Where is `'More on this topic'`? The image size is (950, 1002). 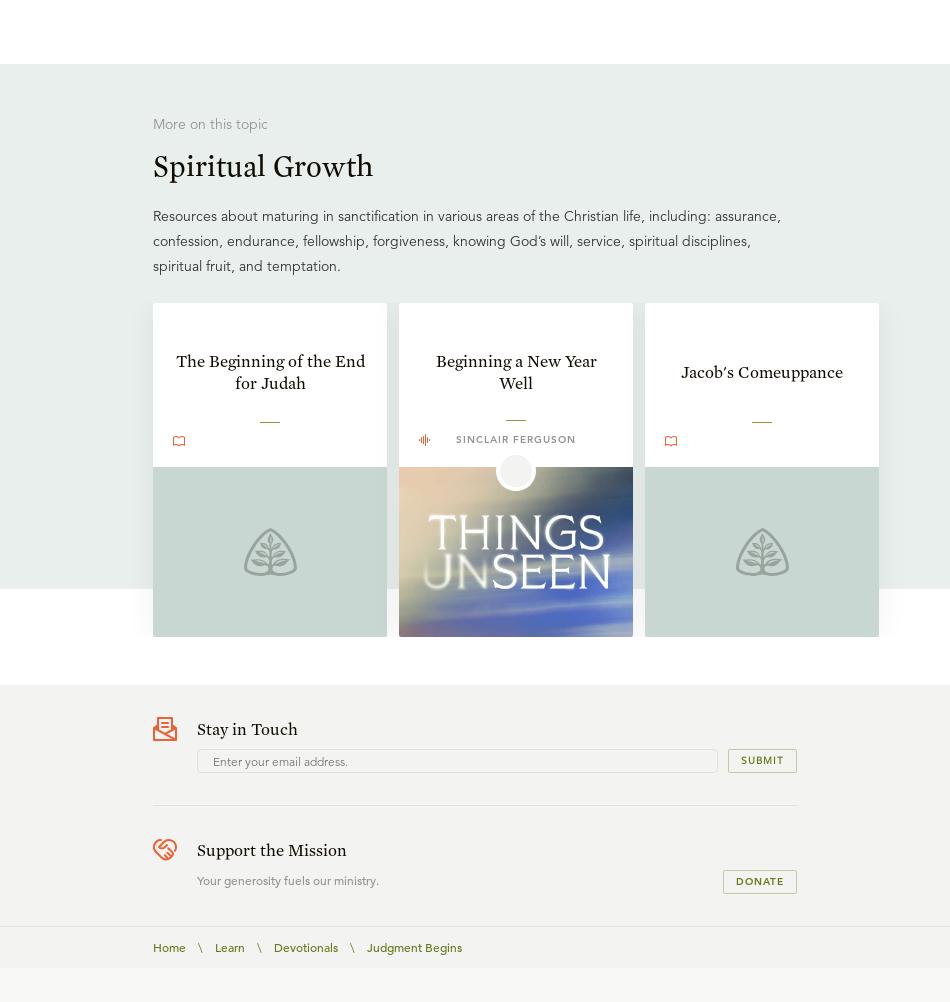
'More on this topic' is located at coordinates (210, 123).